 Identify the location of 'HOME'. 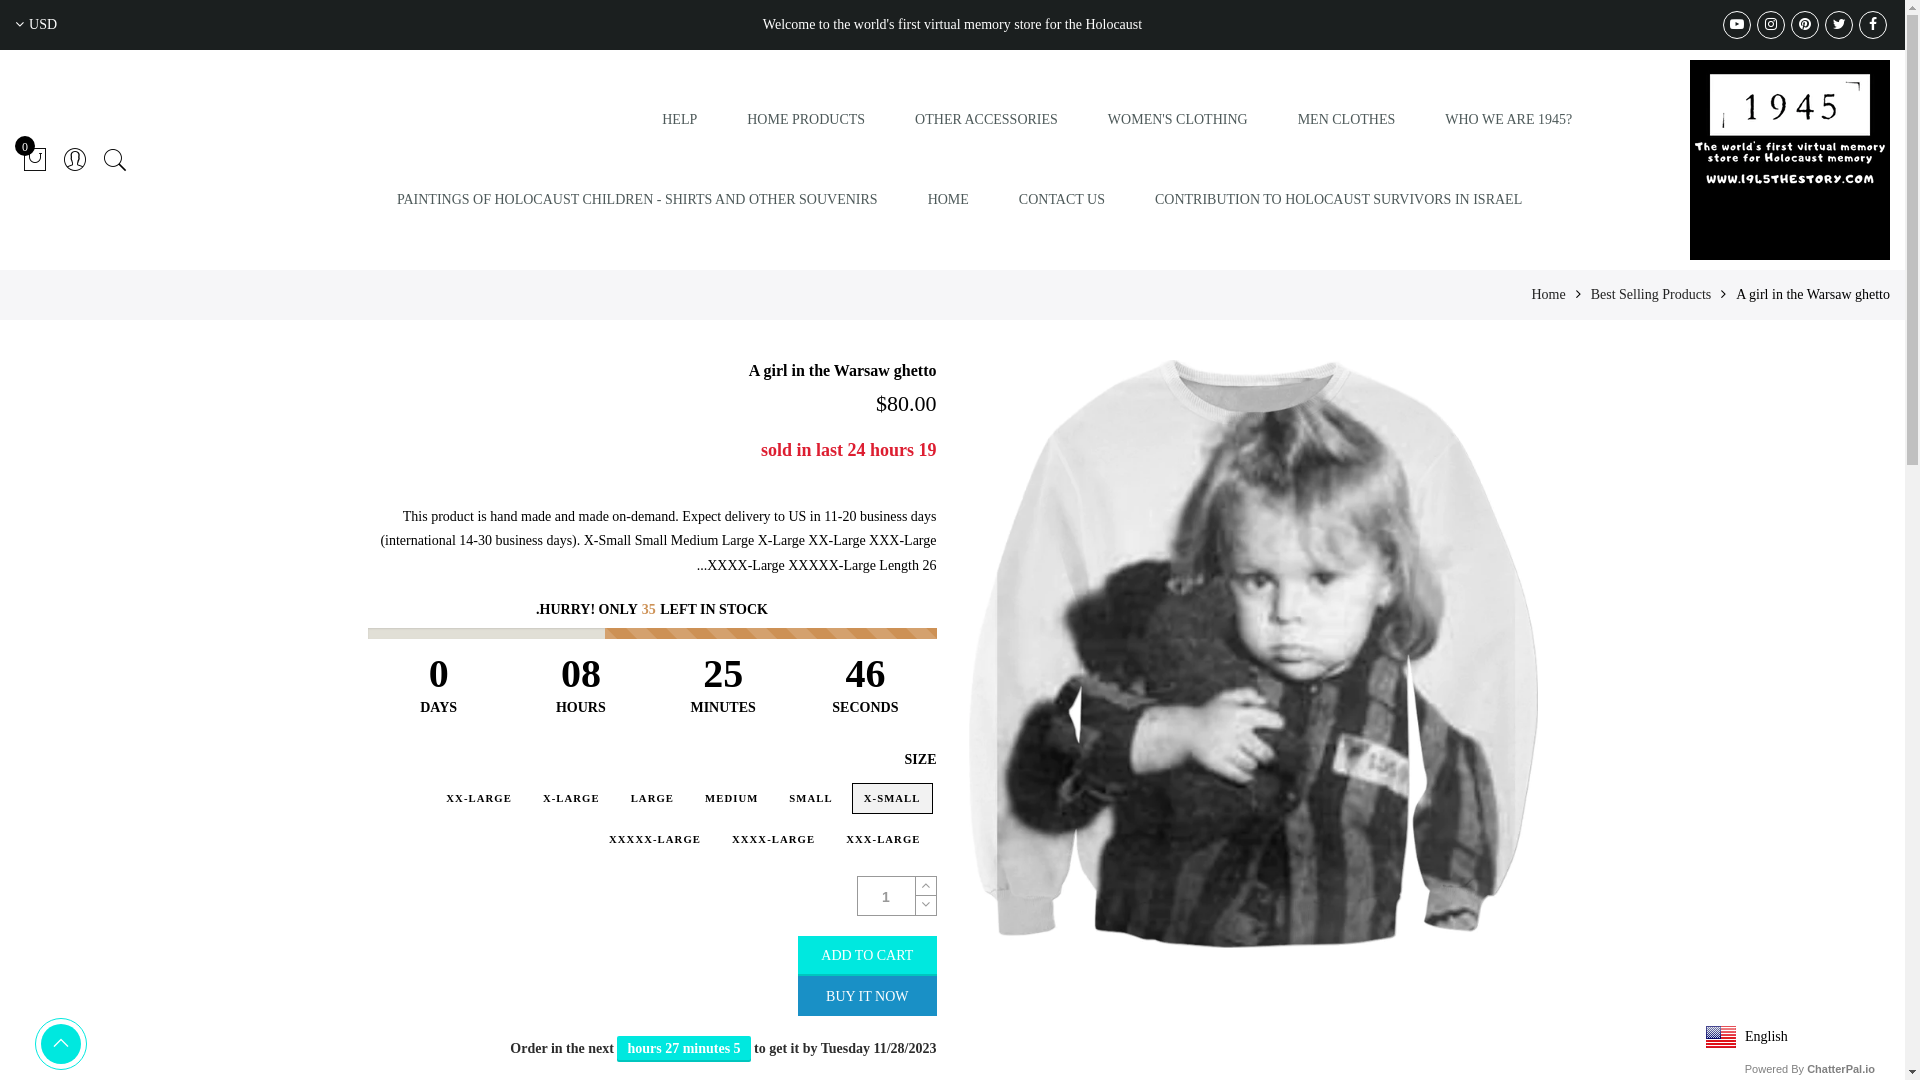
(947, 199).